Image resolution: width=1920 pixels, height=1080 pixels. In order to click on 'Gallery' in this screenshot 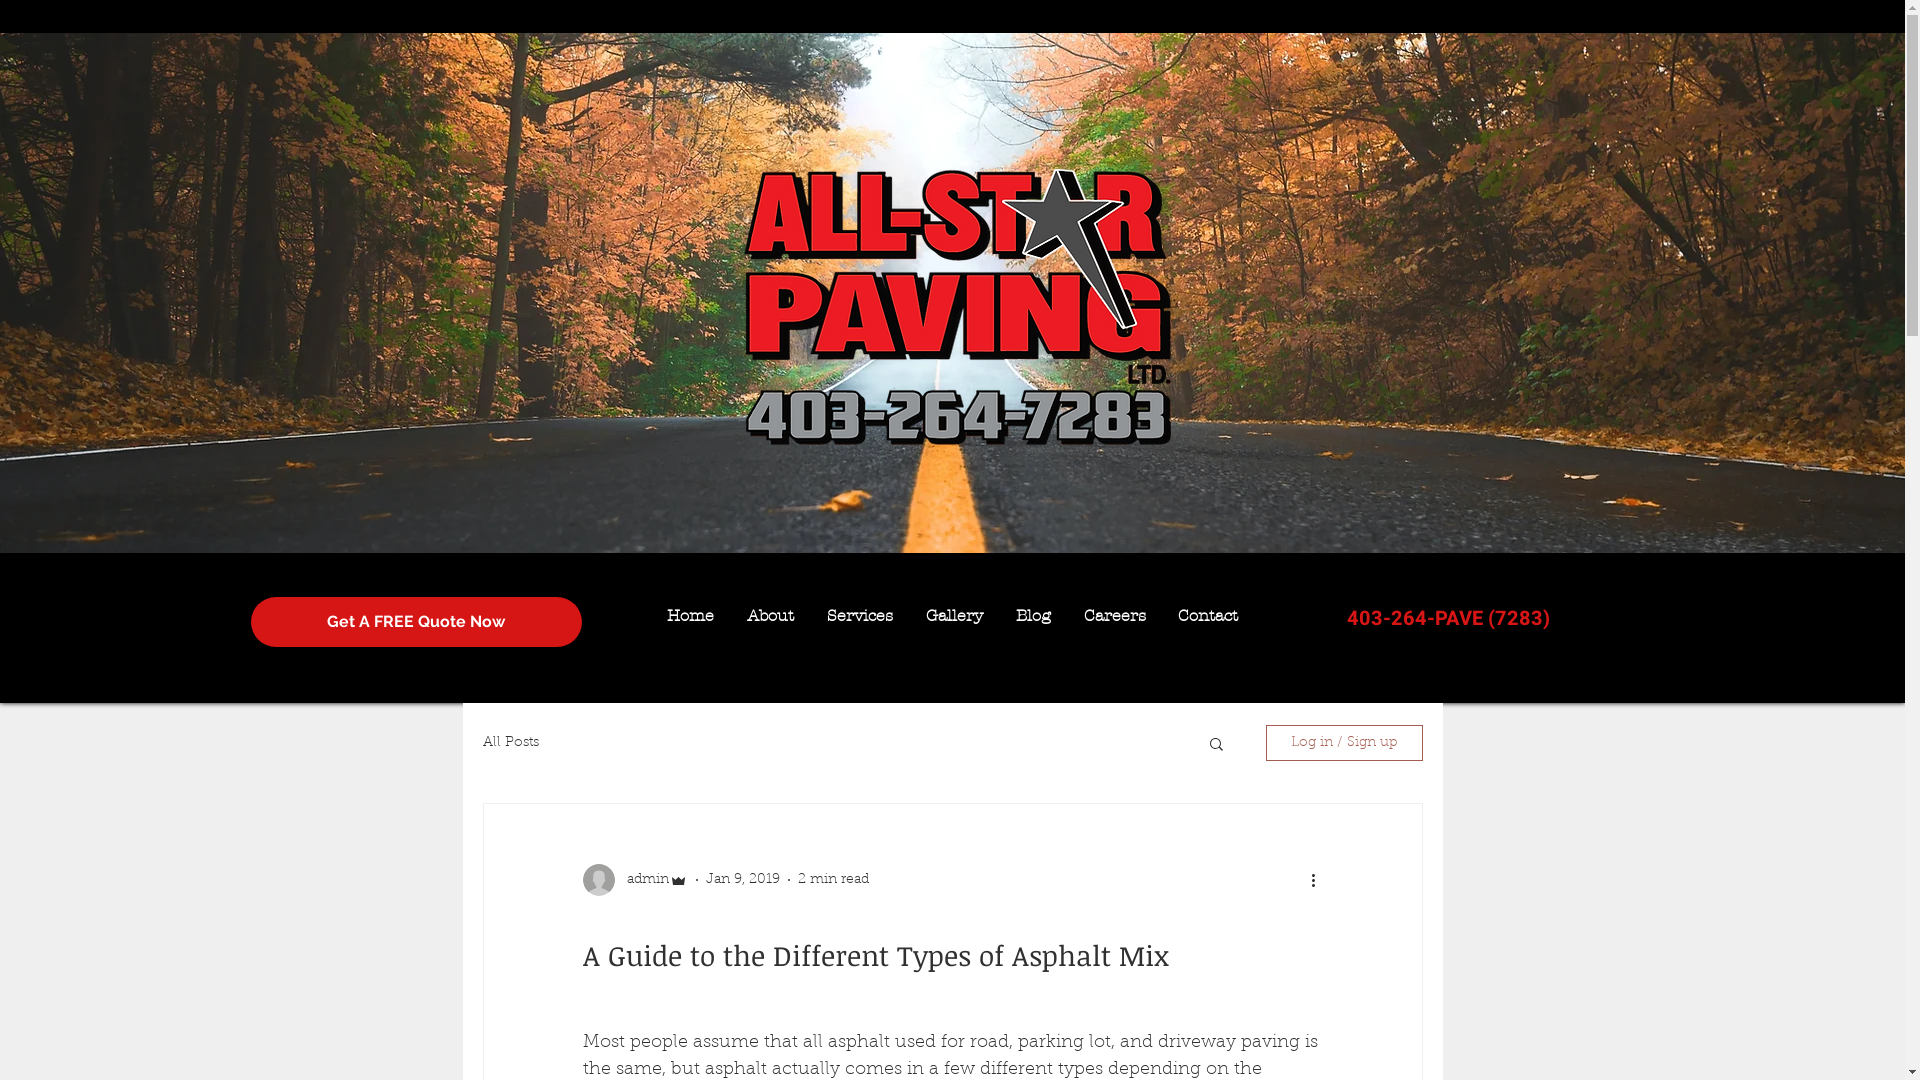, I will do `click(954, 614)`.